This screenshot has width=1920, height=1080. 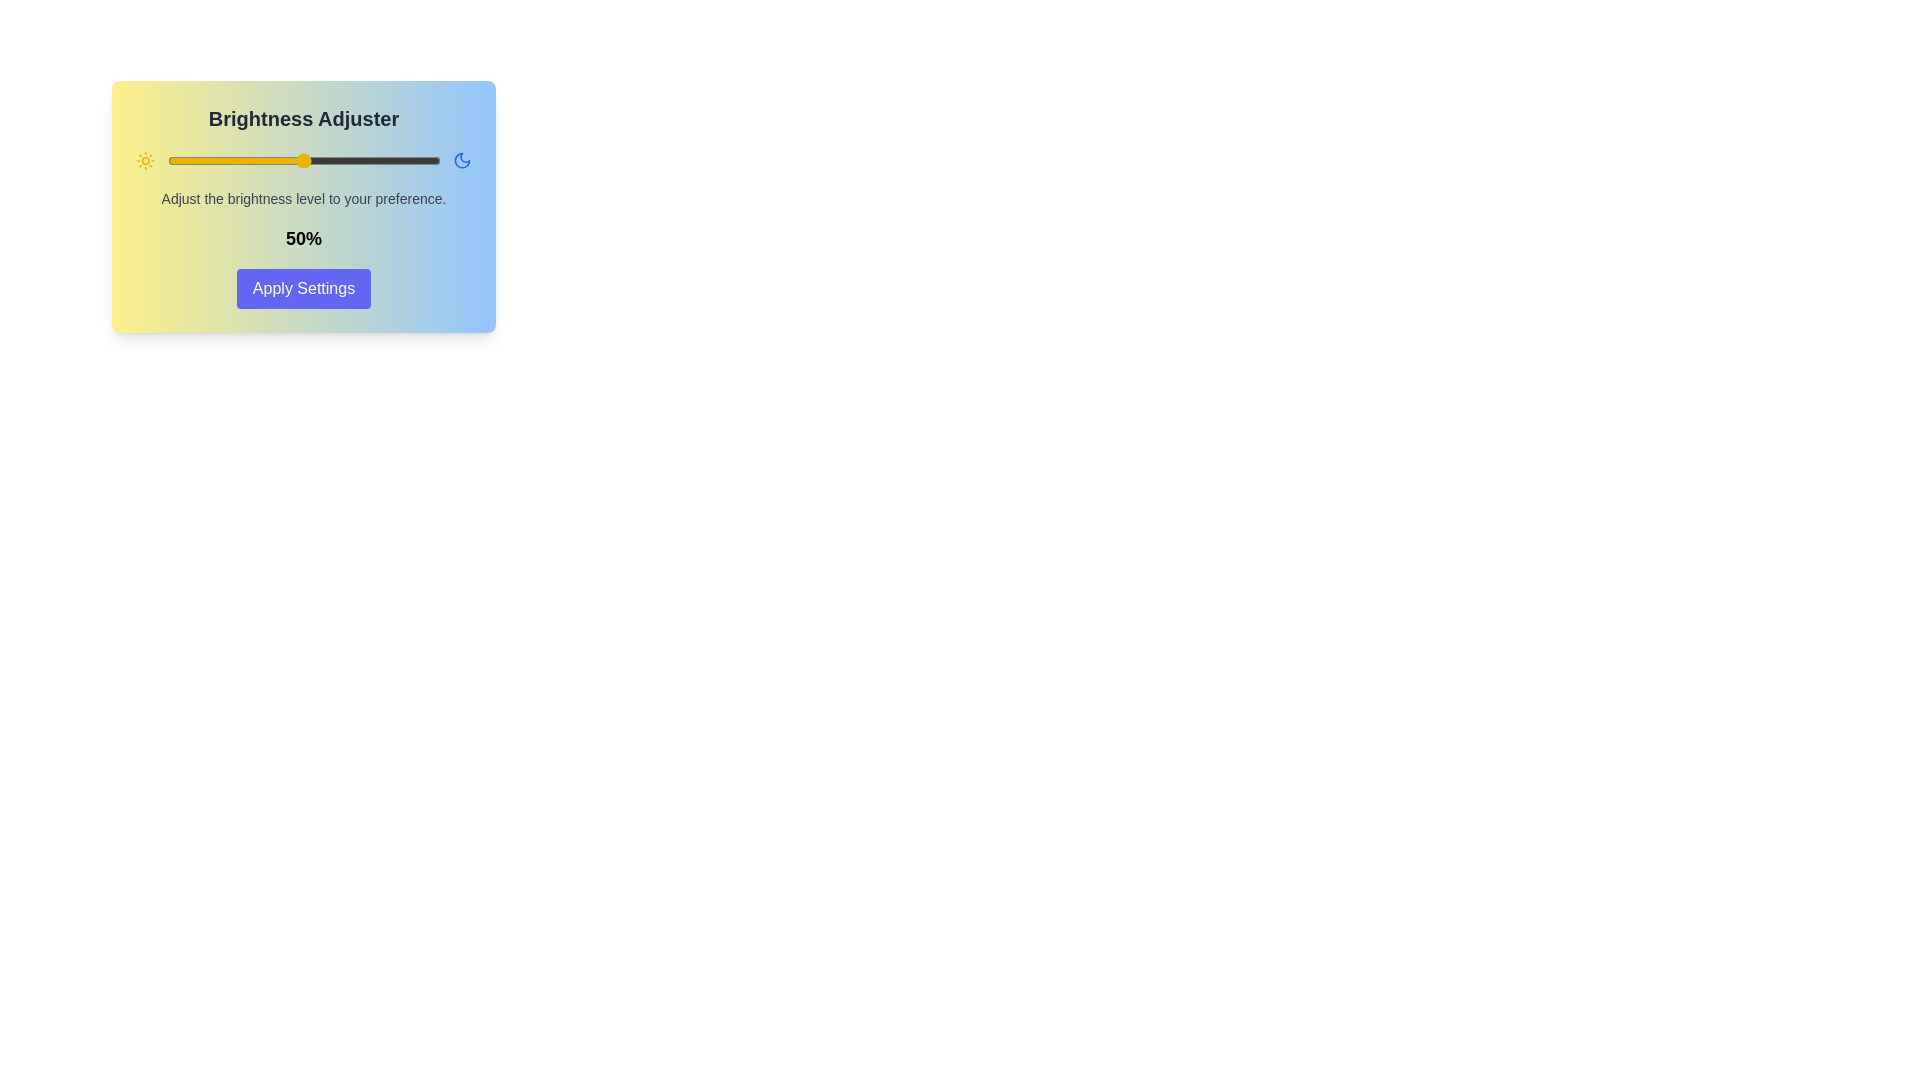 What do you see at coordinates (170, 160) in the screenshot?
I see `the brightness slider to 1%` at bounding box center [170, 160].